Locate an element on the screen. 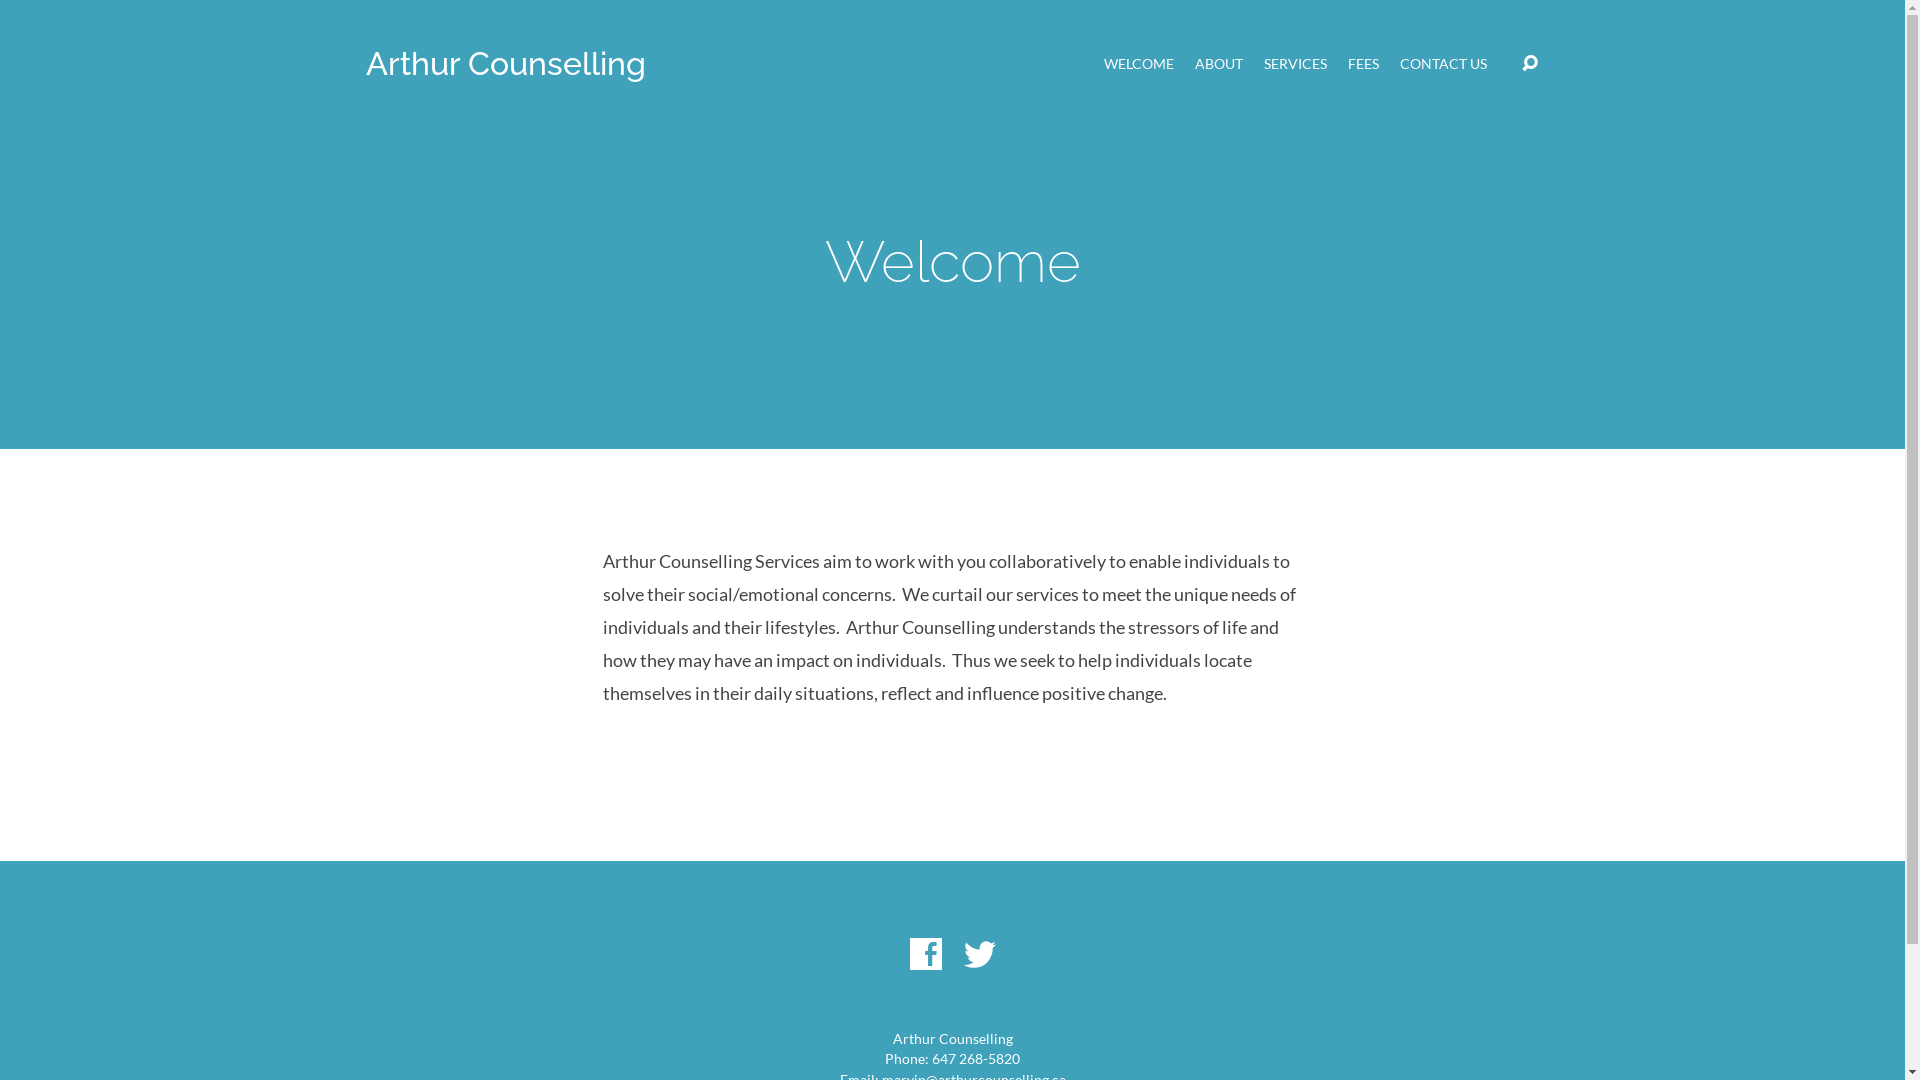  'CONTACT US' is located at coordinates (1399, 63).